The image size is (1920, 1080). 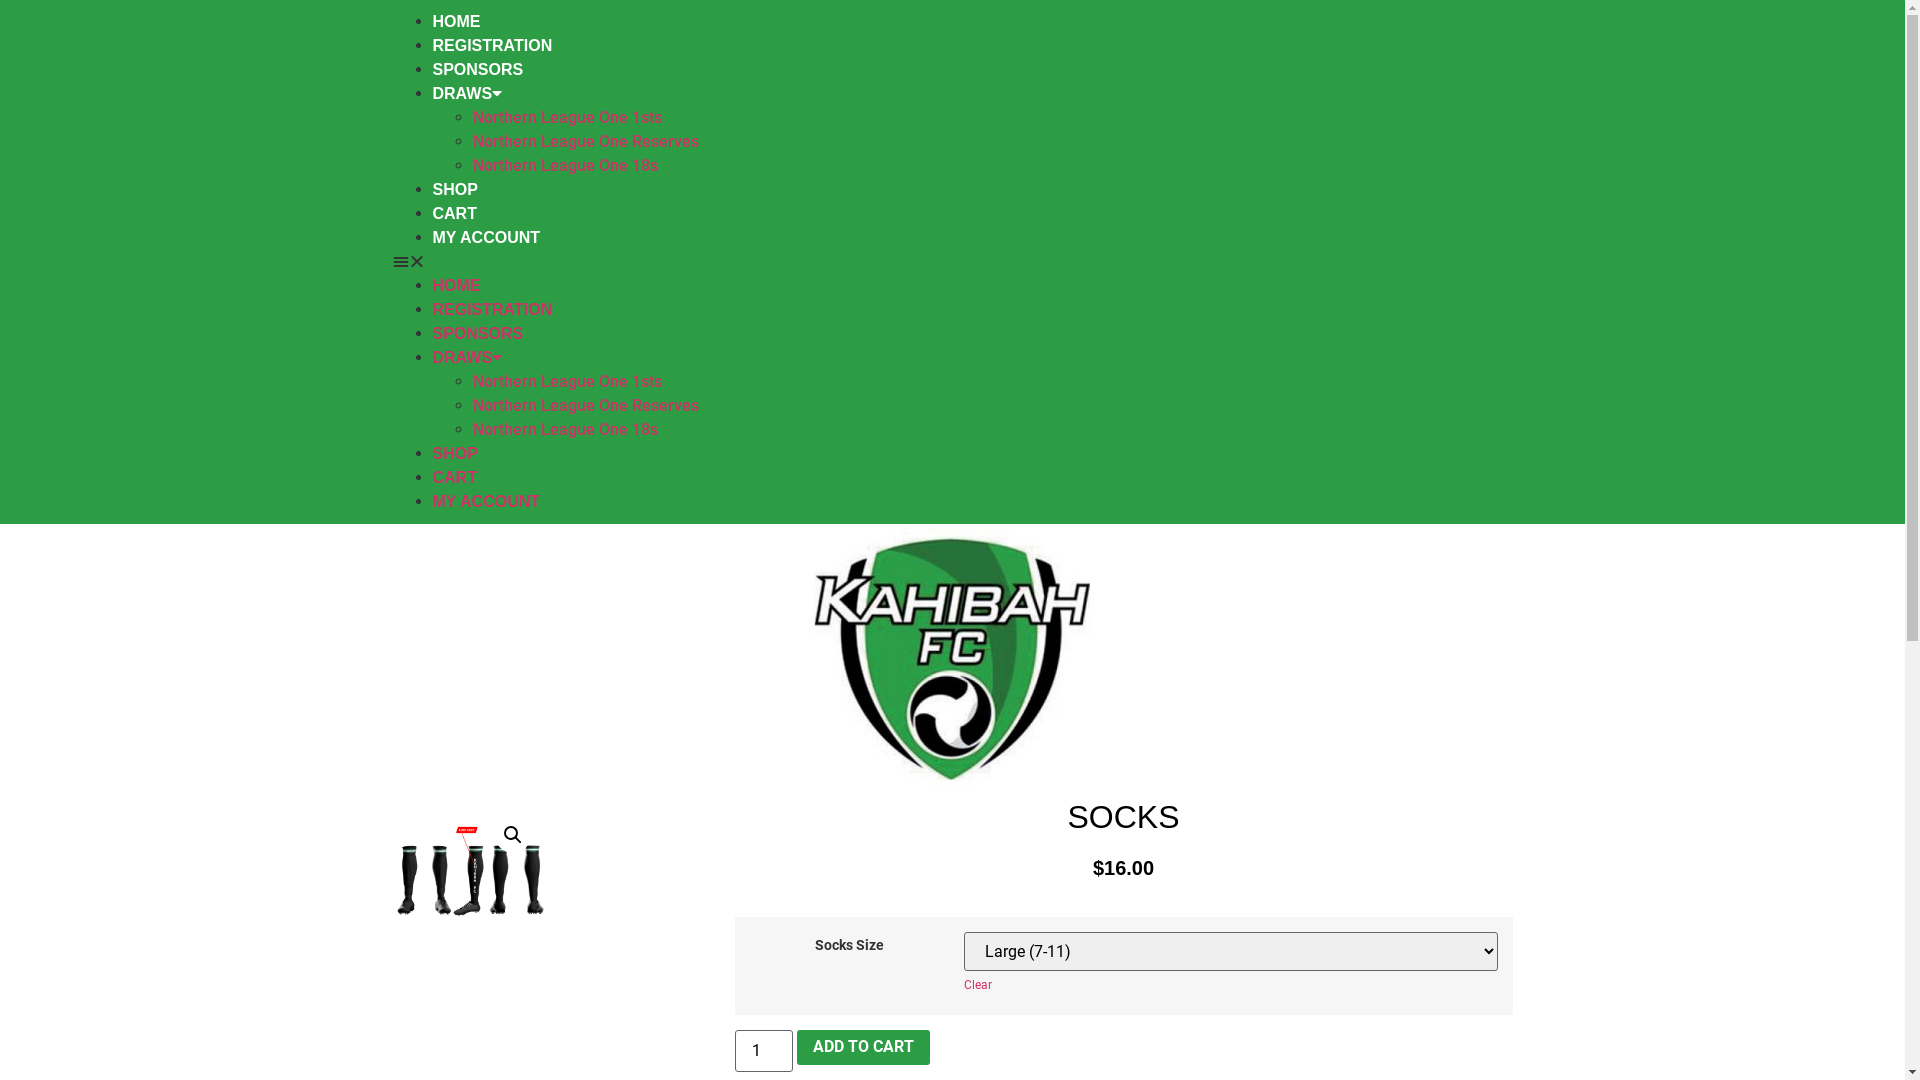 What do you see at coordinates (491, 309) in the screenshot?
I see `'REGISTRATION'` at bounding box center [491, 309].